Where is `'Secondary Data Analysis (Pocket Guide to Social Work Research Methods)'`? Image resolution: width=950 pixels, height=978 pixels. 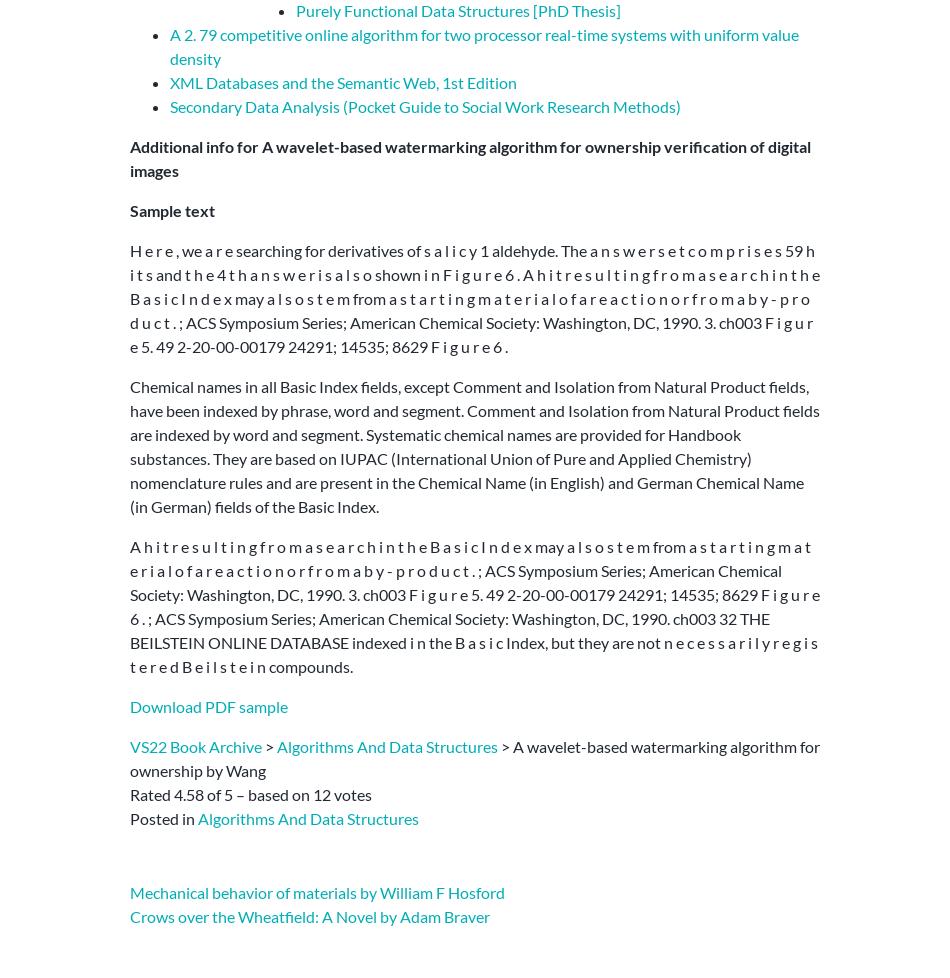
'Secondary Data Analysis (Pocket Guide to Social Work Research Methods)' is located at coordinates (424, 105).